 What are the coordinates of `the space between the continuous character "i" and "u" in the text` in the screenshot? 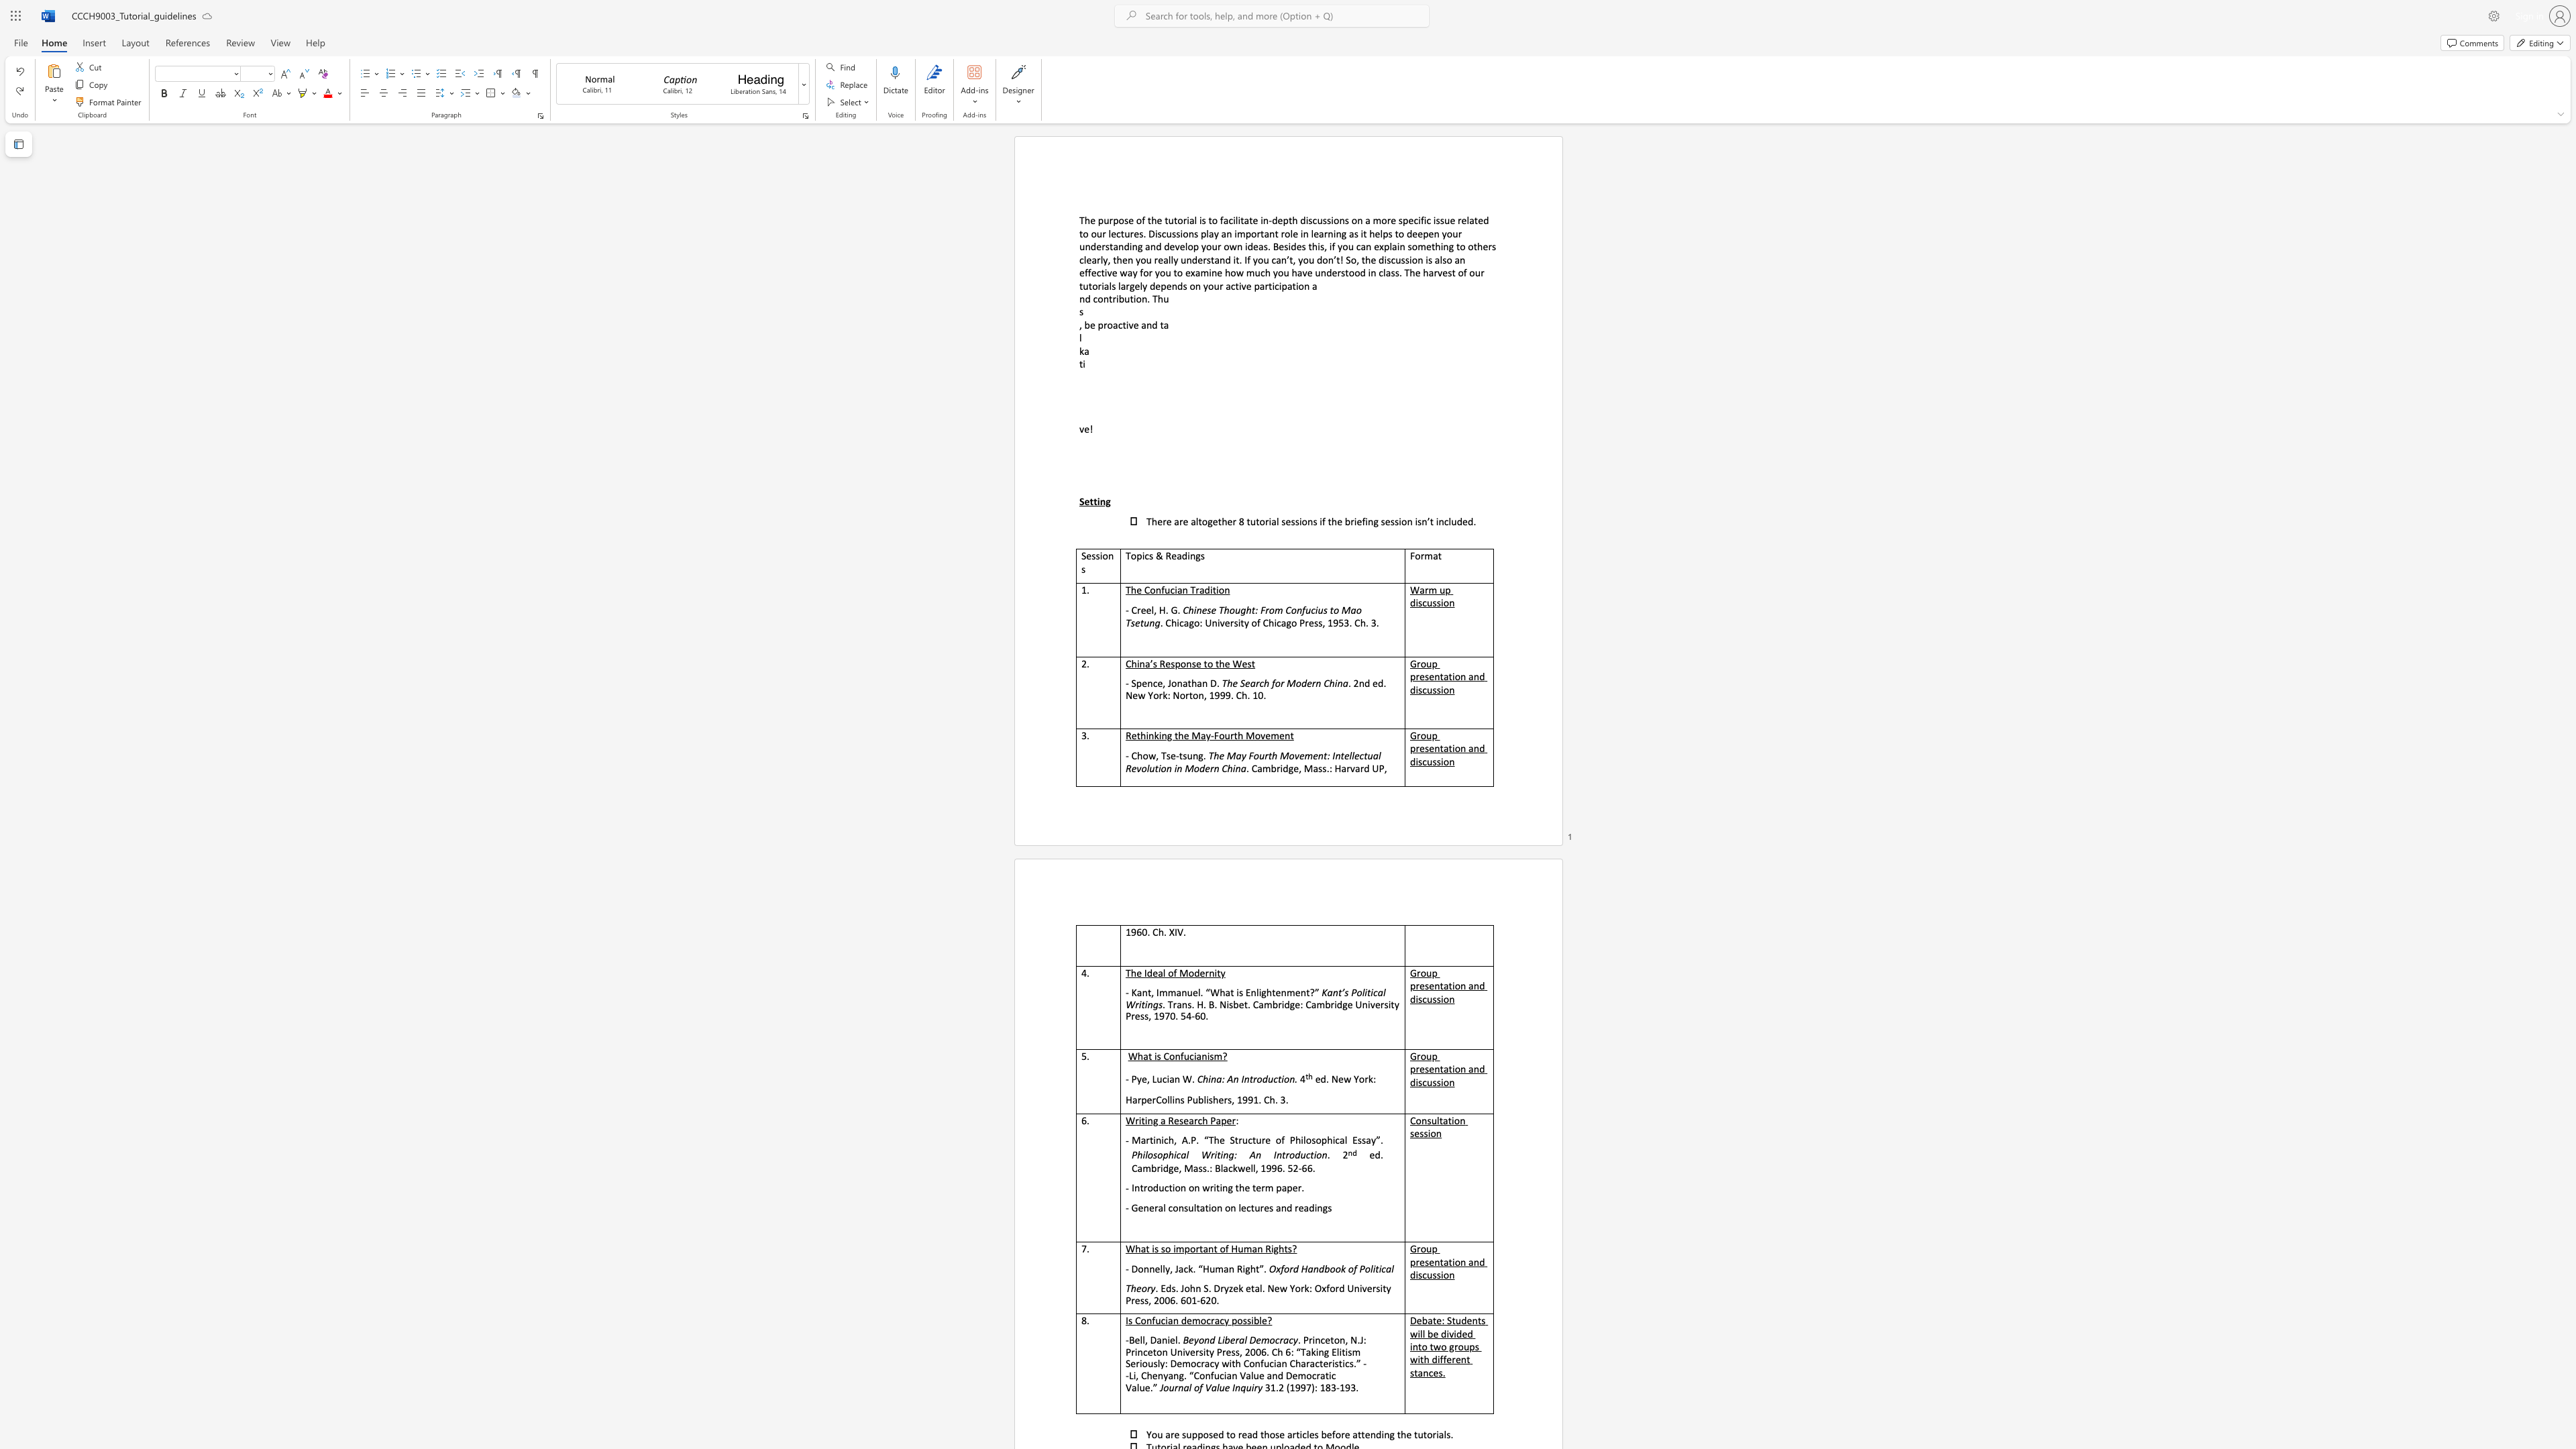 It's located at (1318, 608).